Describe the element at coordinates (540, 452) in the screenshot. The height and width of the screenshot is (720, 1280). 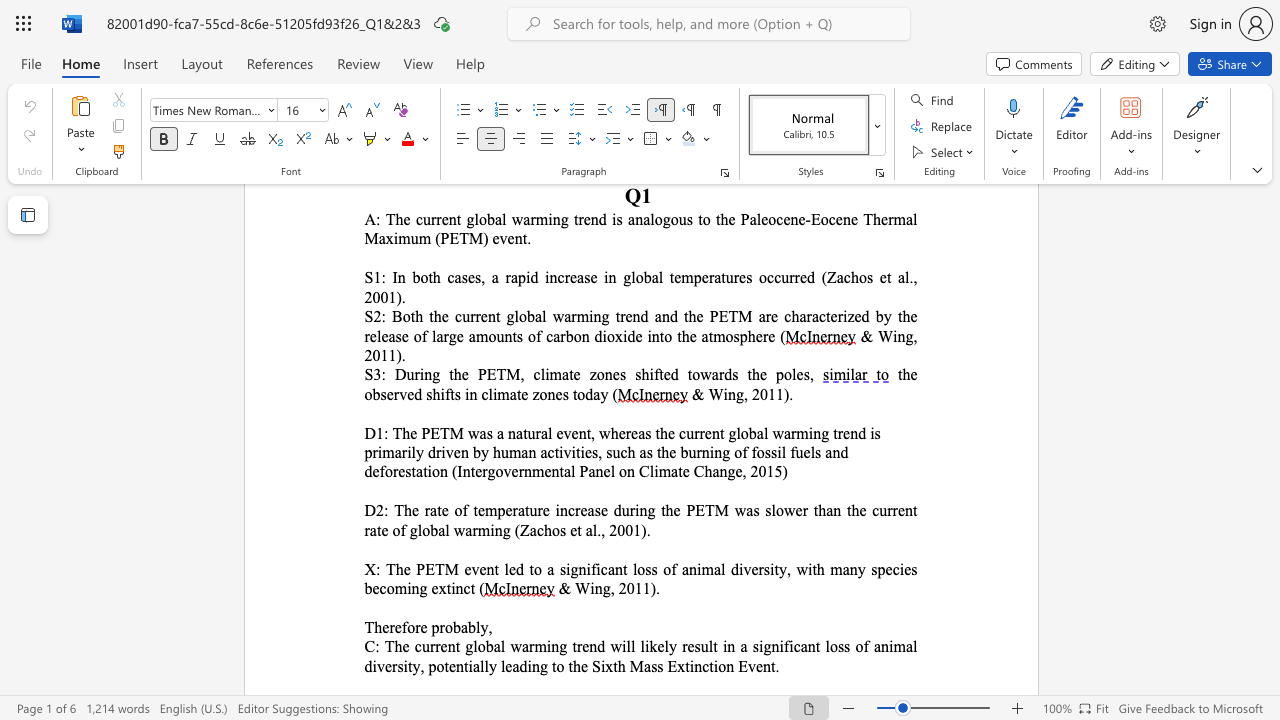
I see `the subset text "activities, such as the burning of fossil fuels and deforestat" within the text "the current global warming trend is primarily driven by human activities, such as the burning of fossil fuels and deforestation"` at that location.